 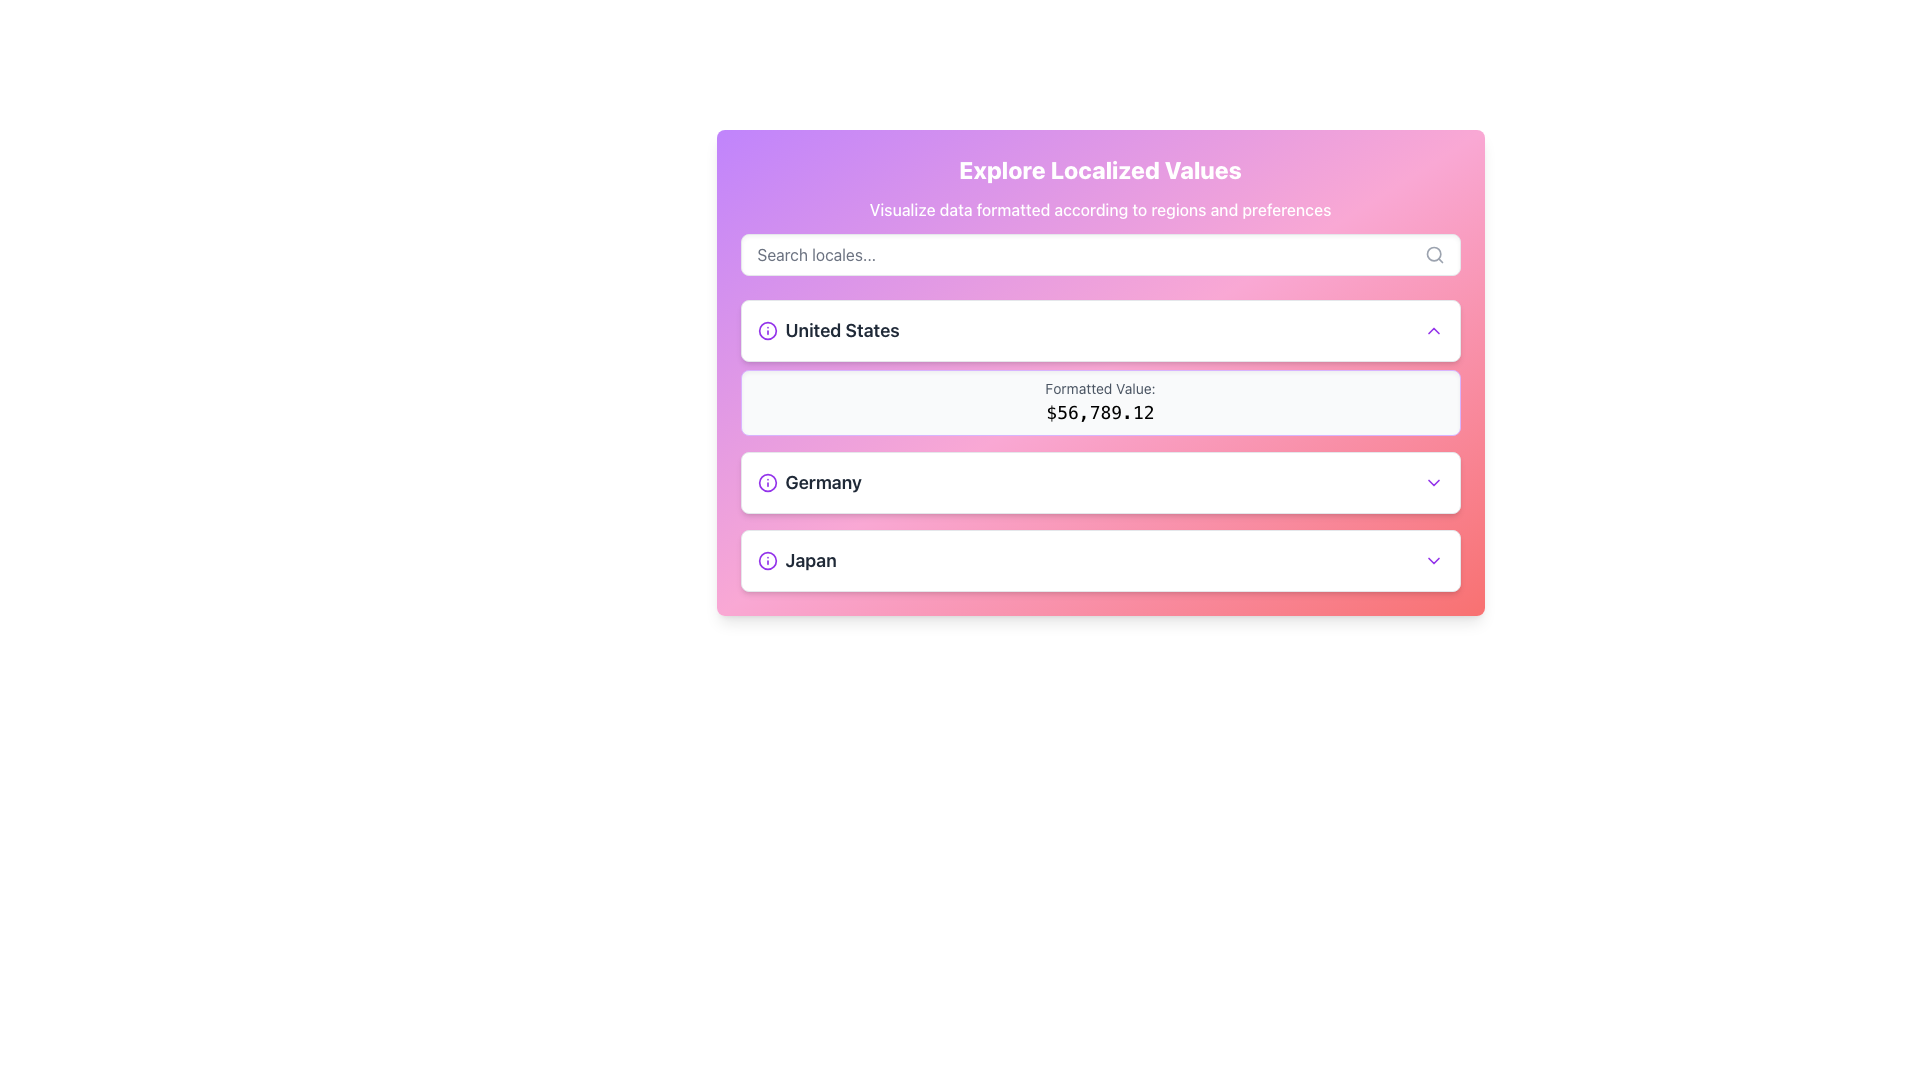 What do you see at coordinates (796, 560) in the screenshot?
I see `the menu item labeled 'Japan' which features a bold font and an information icon inside a purple circle, located as the third option in a vertical list` at bounding box center [796, 560].